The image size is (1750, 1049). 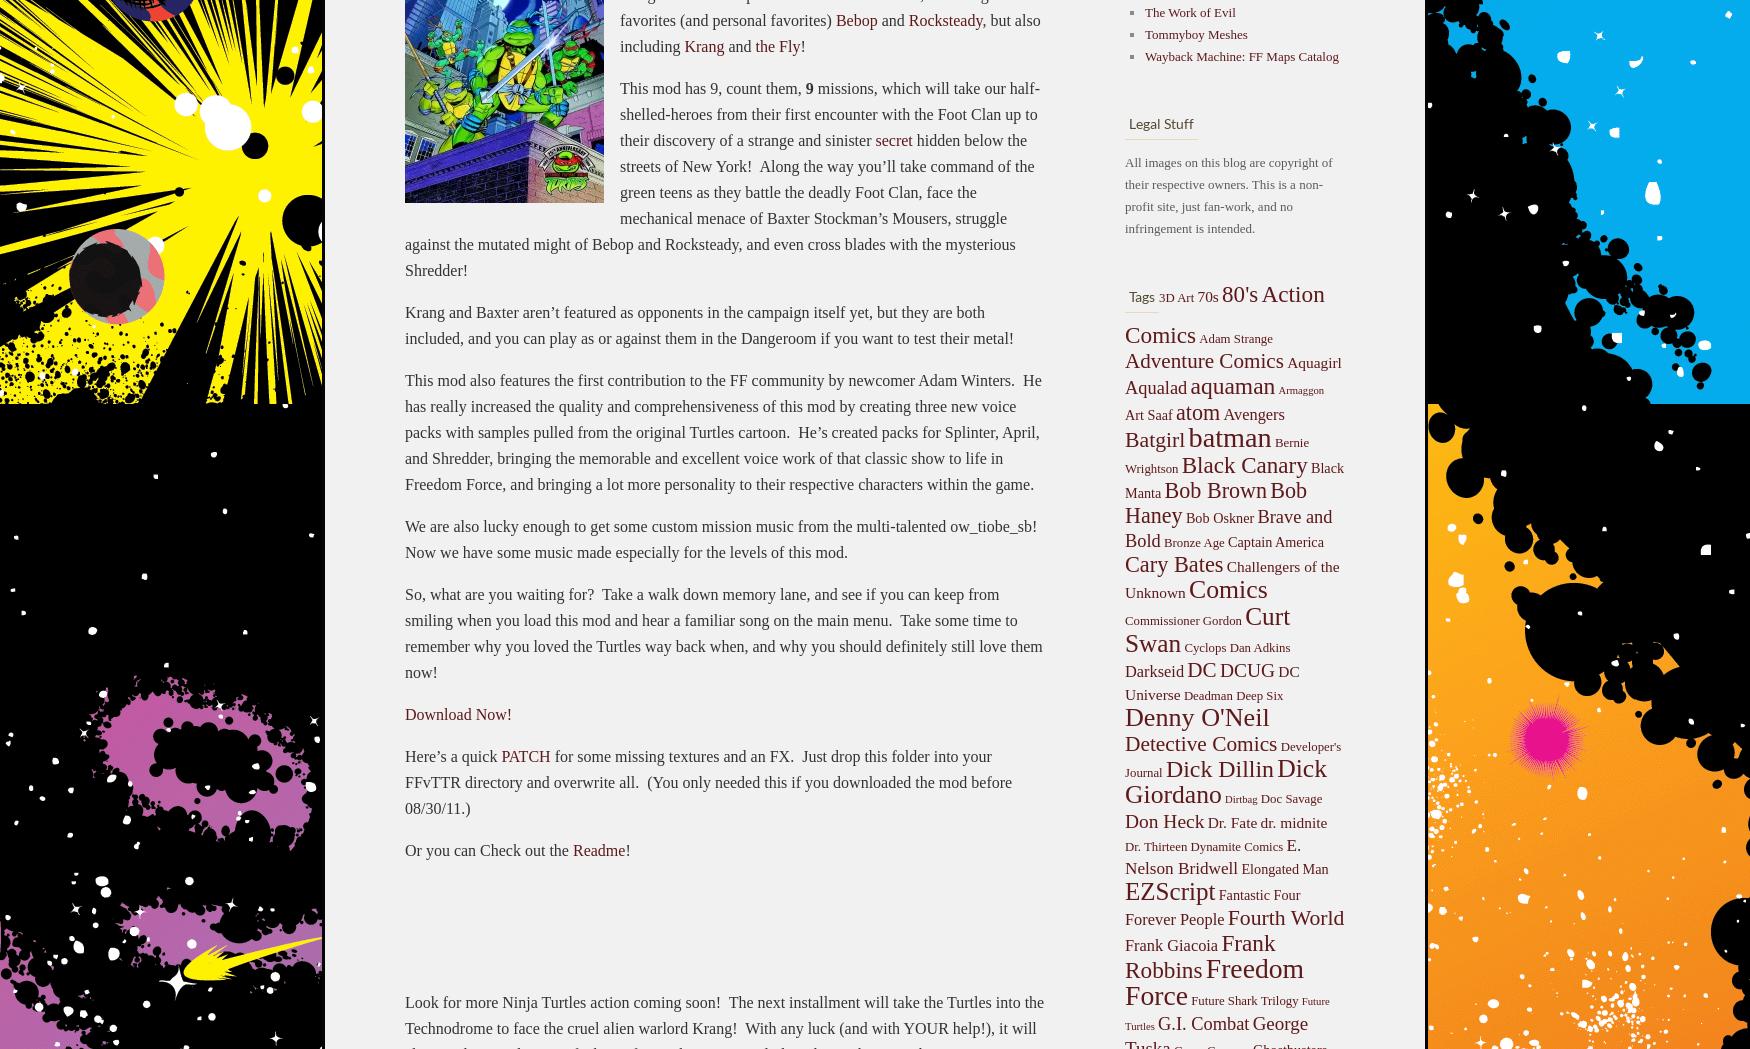 What do you see at coordinates (1258, 696) in the screenshot?
I see `'Deep Six'` at bounding box center [1258, 696].